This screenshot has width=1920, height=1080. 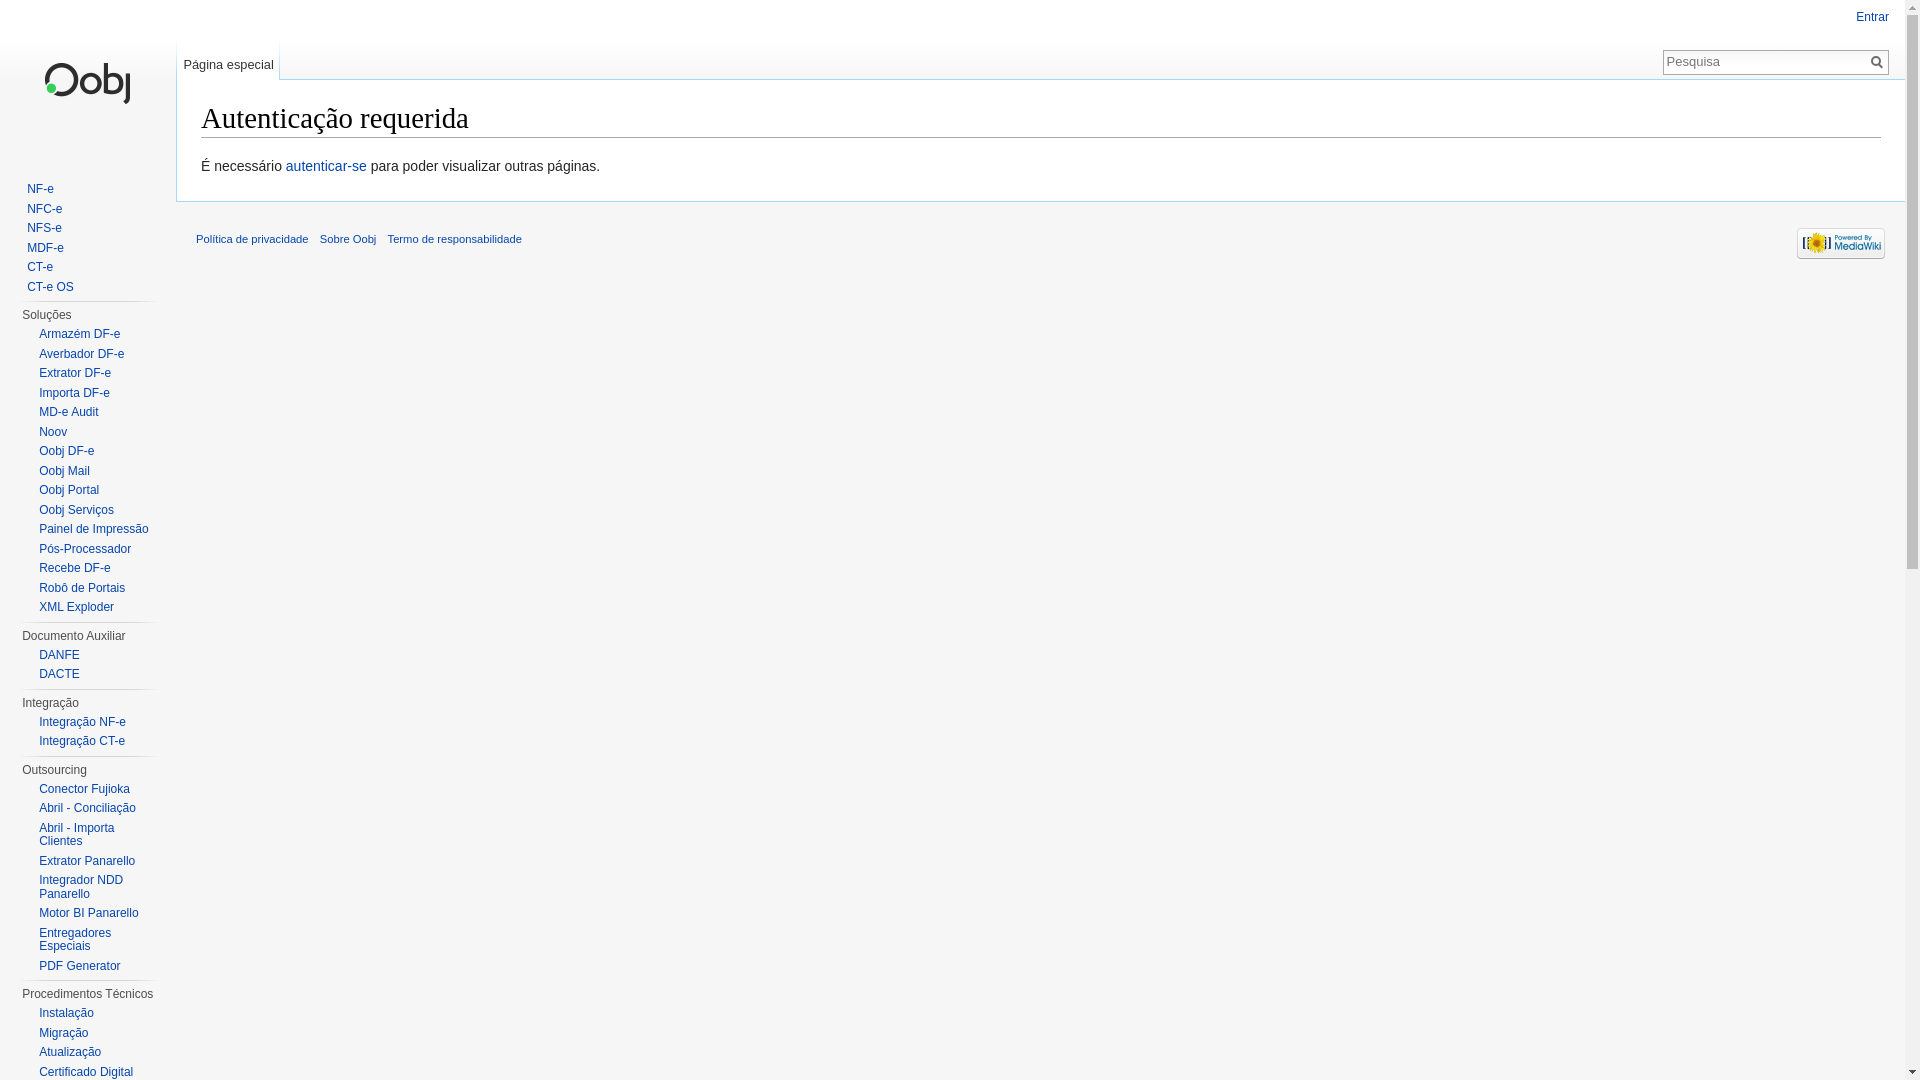 I want to click on 'Oobj Portal', so click(x=68, y=489).